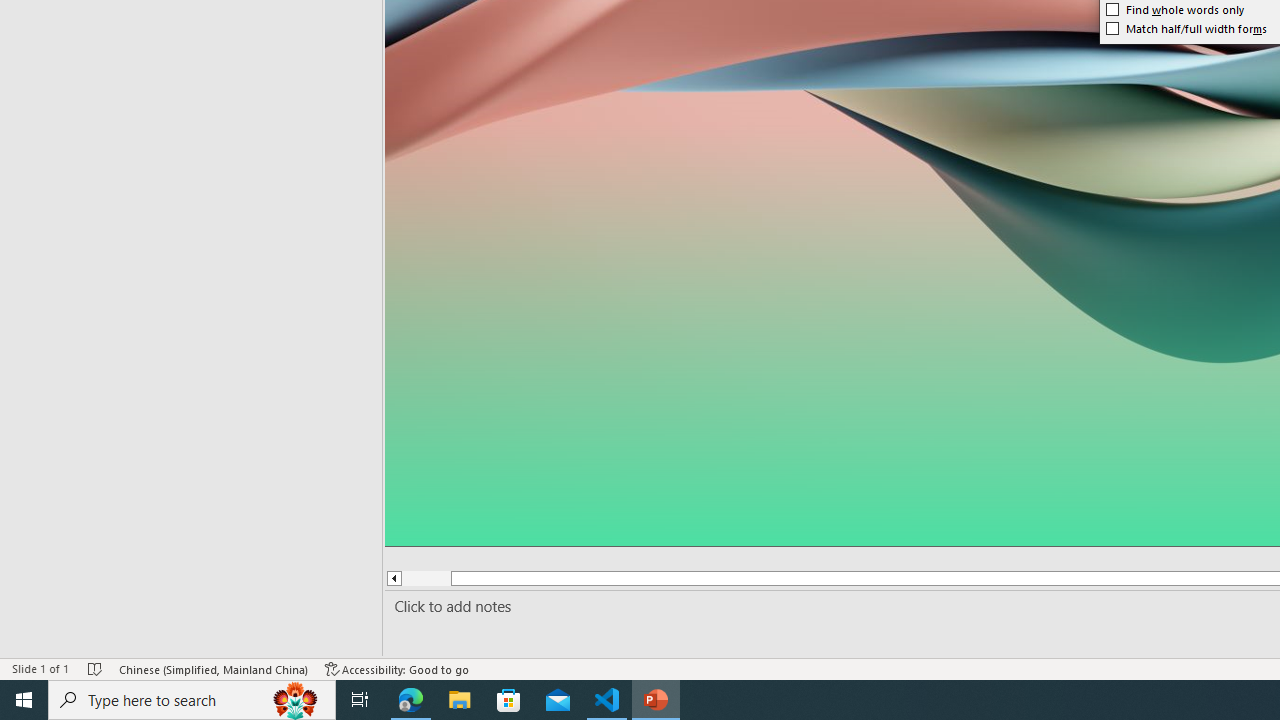 This screenshot has height=720, width=1280. What do you see at coordinates (1175, 10) in the screenshot?
I see `'Find whole words only'` at bounding box center [1175, 10].